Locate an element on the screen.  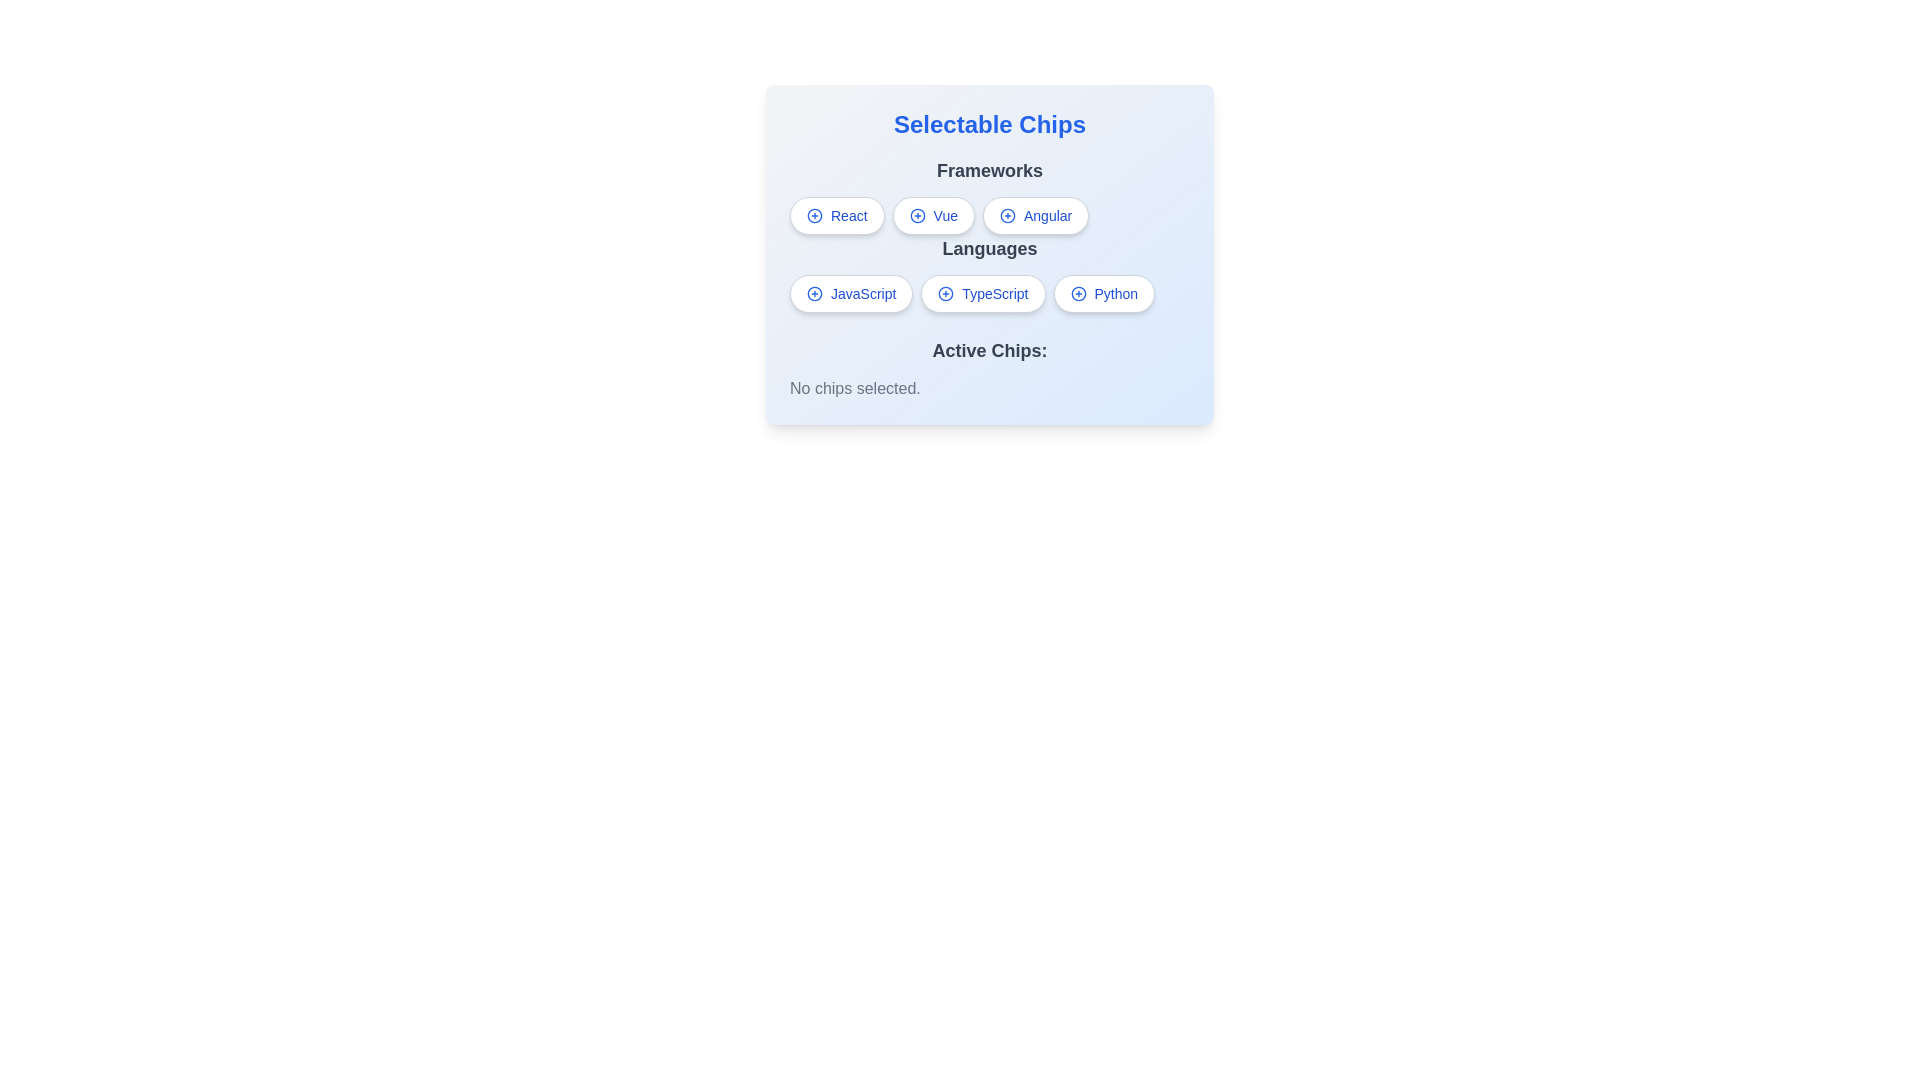
the SVG circle component that represents the toggle state of the 'JavaScript' selection in the Languages section is located at coordinates (815, 293).